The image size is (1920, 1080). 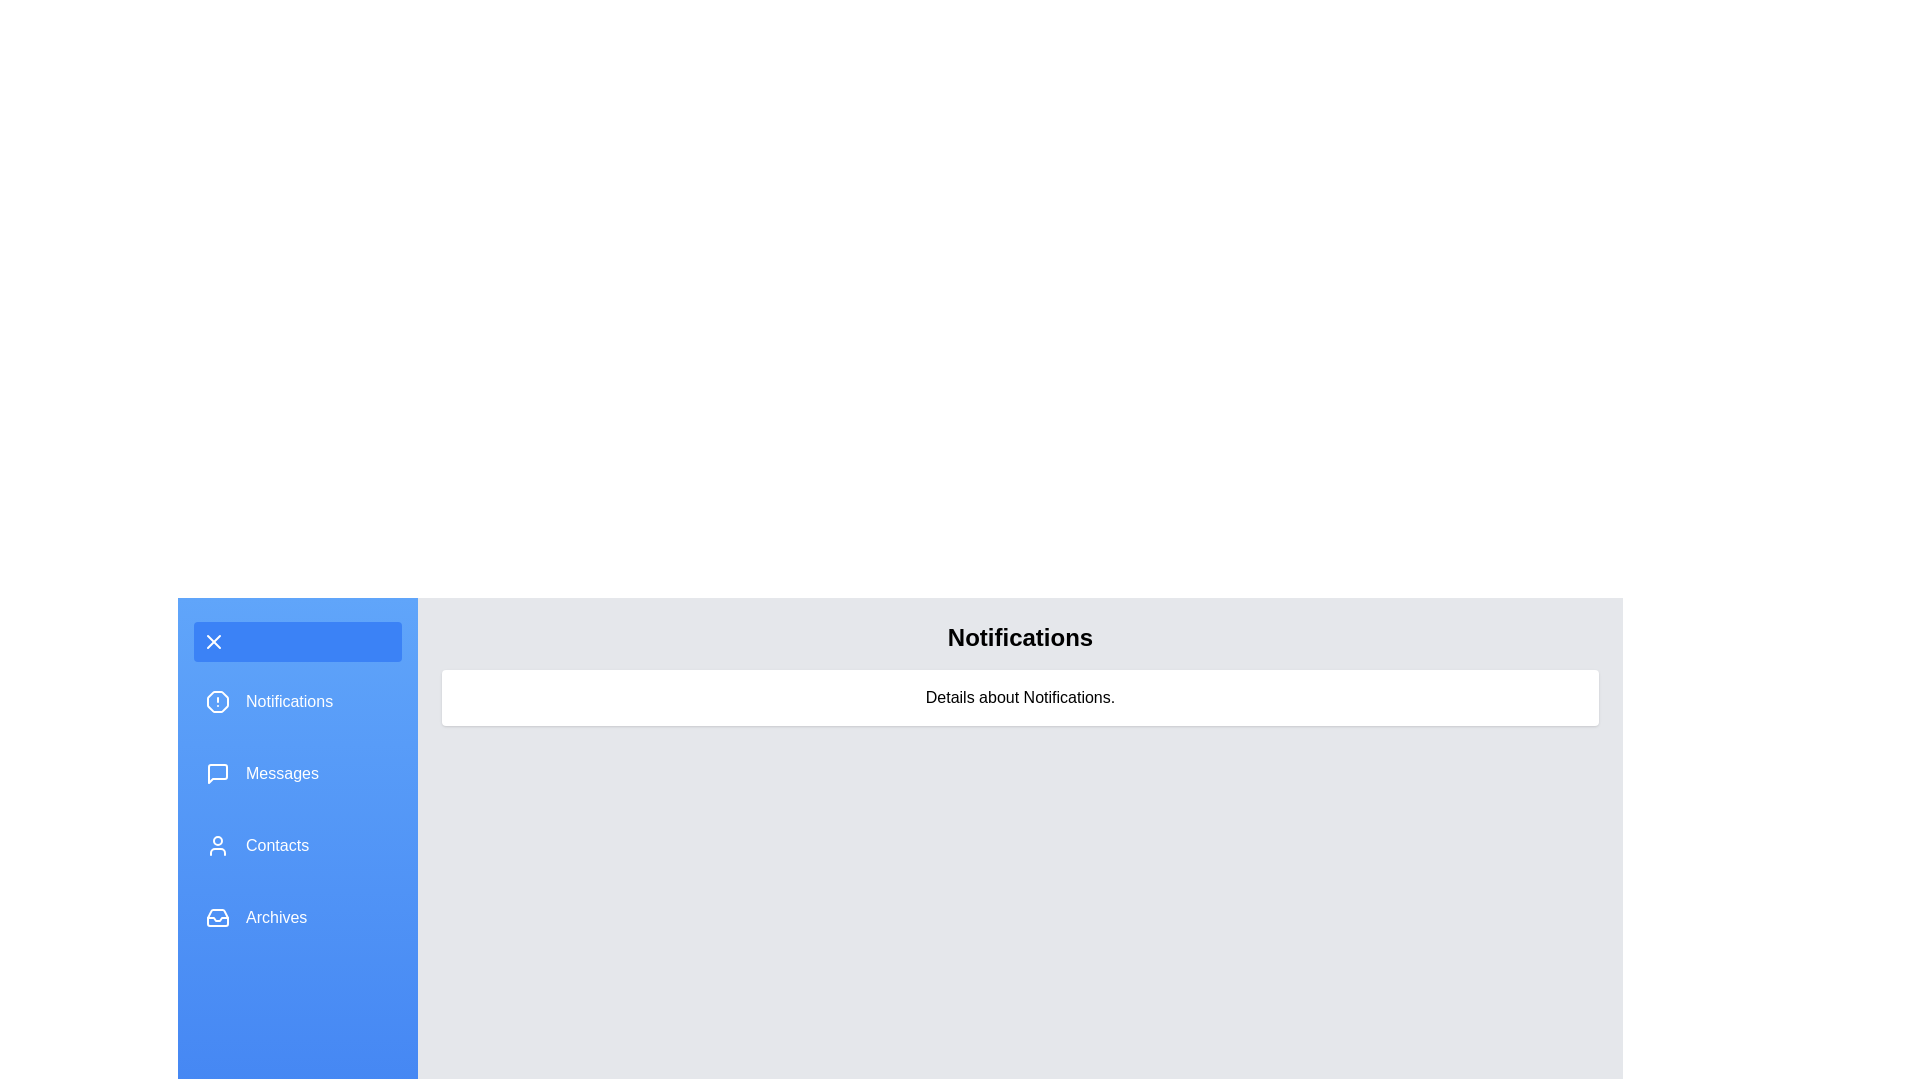 I want to click on the menu section Notifications, so click(x=296, y=701).